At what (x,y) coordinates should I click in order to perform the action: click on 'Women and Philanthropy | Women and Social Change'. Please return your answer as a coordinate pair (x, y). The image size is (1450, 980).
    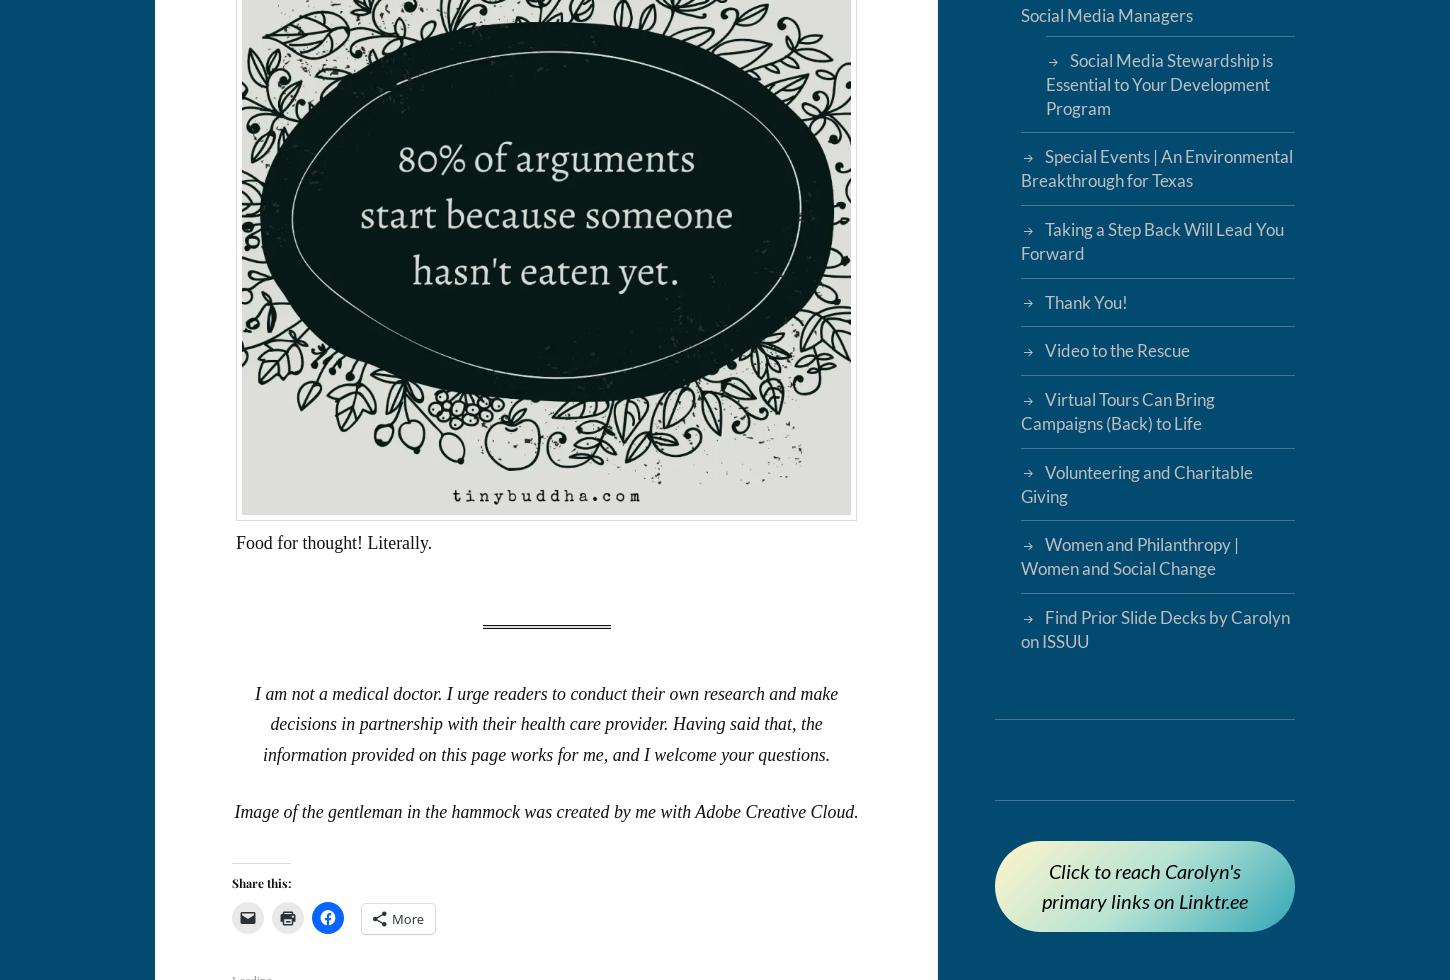
    Looking at the image, I should click on (1019, 556).